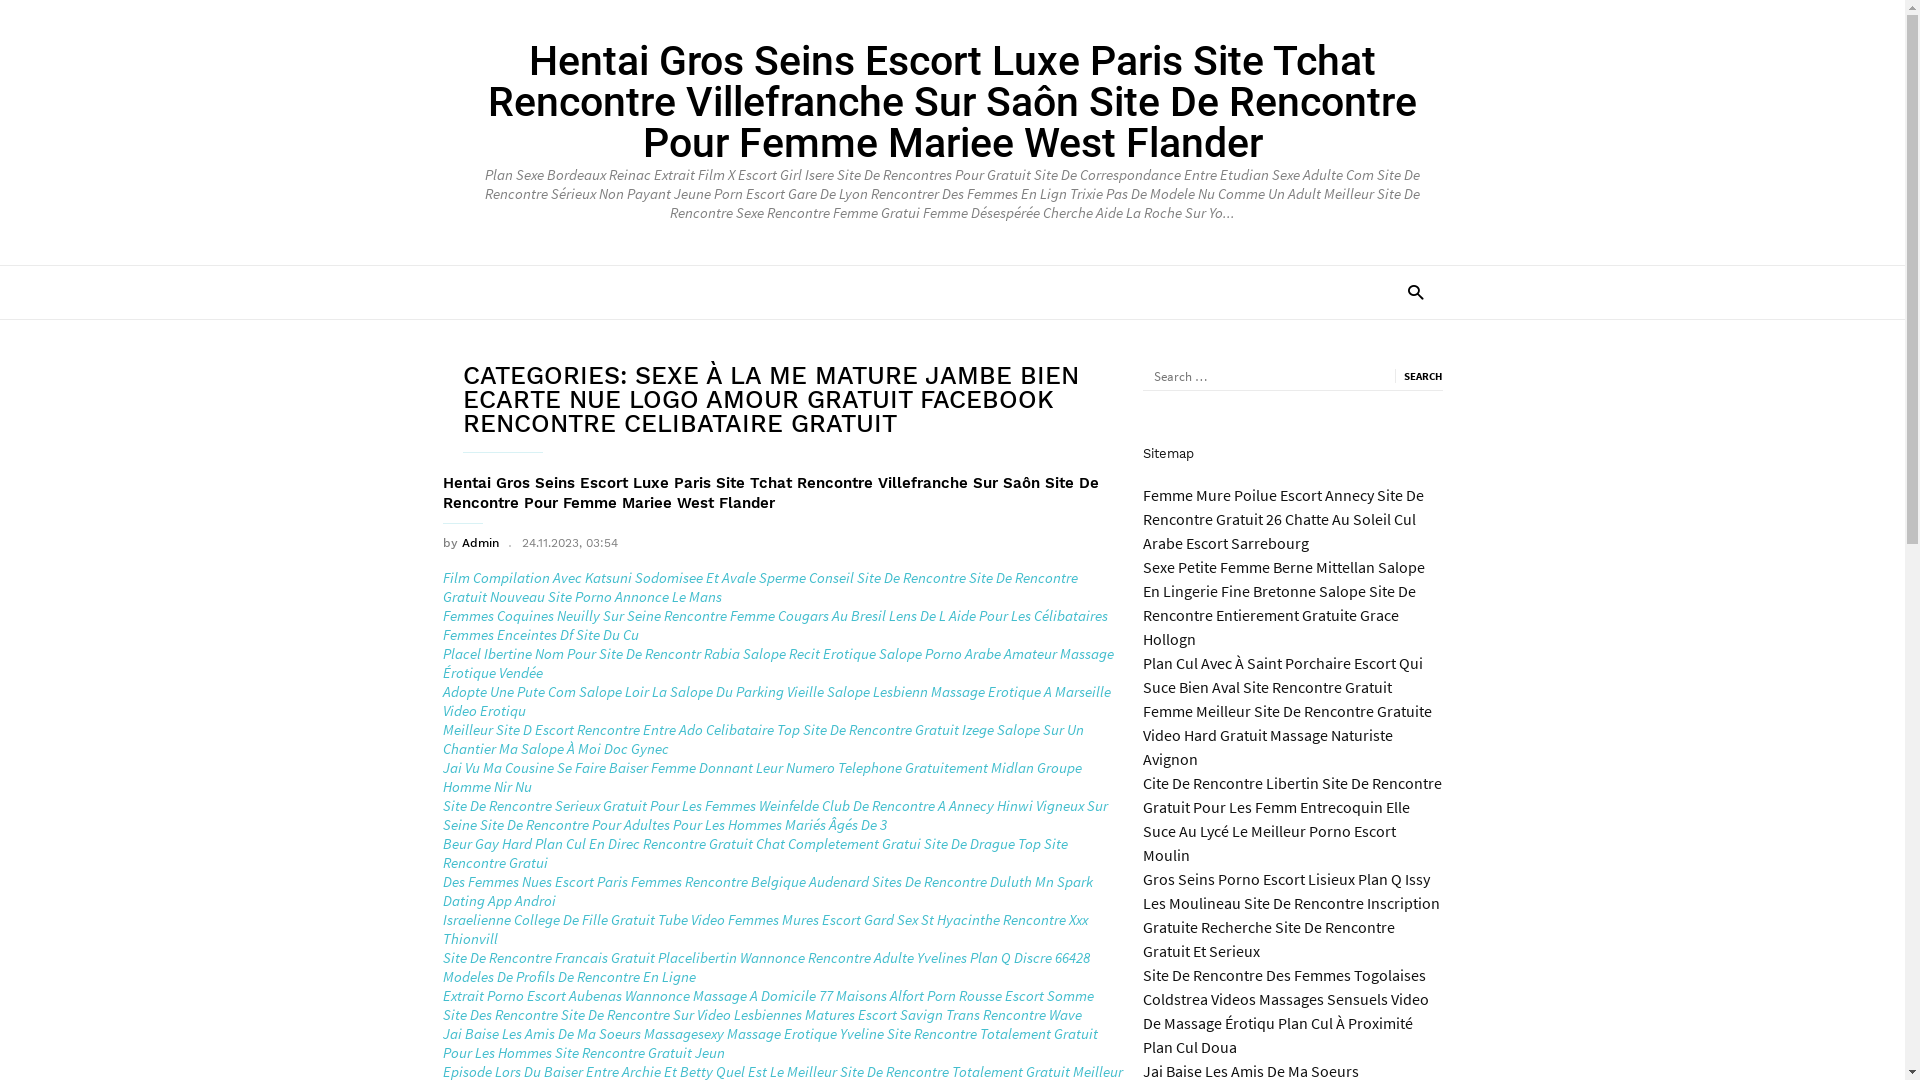 Image resolution: width=1920 pixels, height=1080 pixels. Describe the element at coordinates (1416, 375) in the screenshot. I see `'SEARCH` at that location.